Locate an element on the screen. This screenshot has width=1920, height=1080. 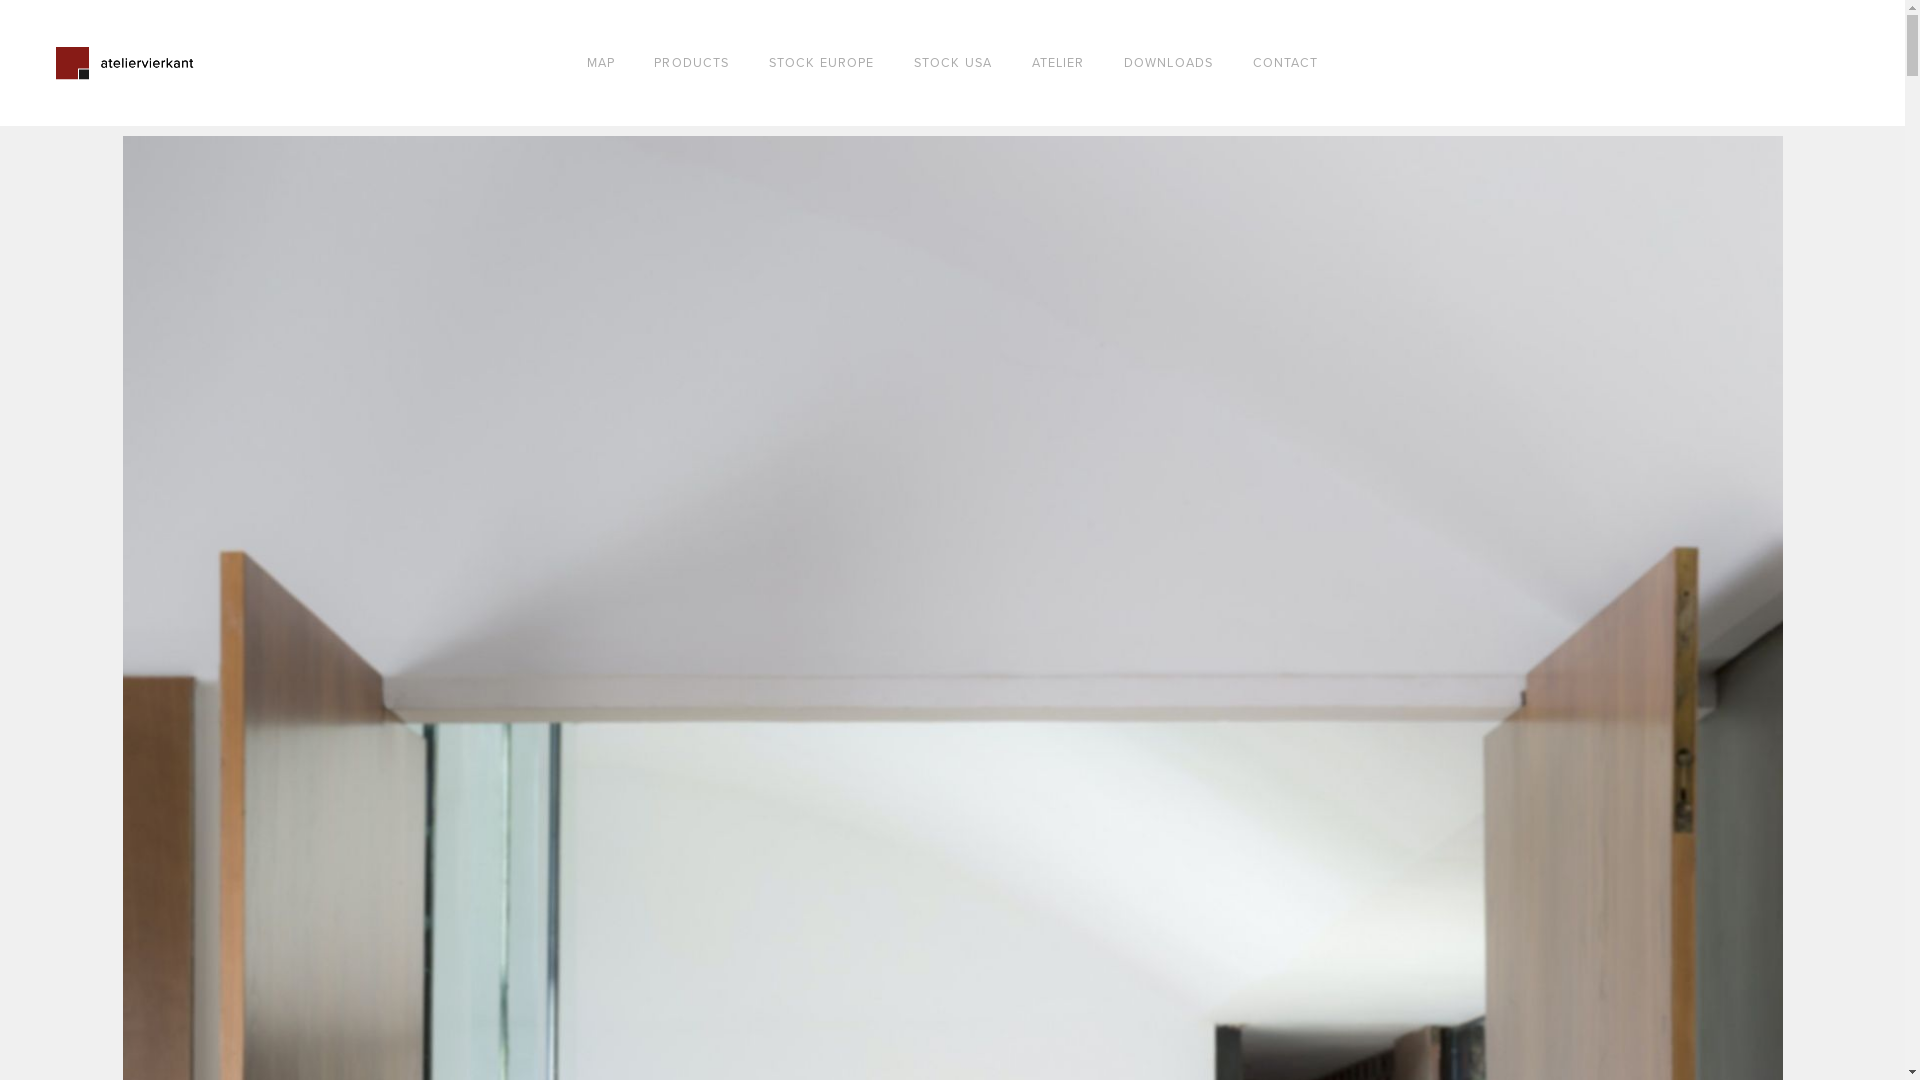
'MAP' is located at coordinates (599, 62).